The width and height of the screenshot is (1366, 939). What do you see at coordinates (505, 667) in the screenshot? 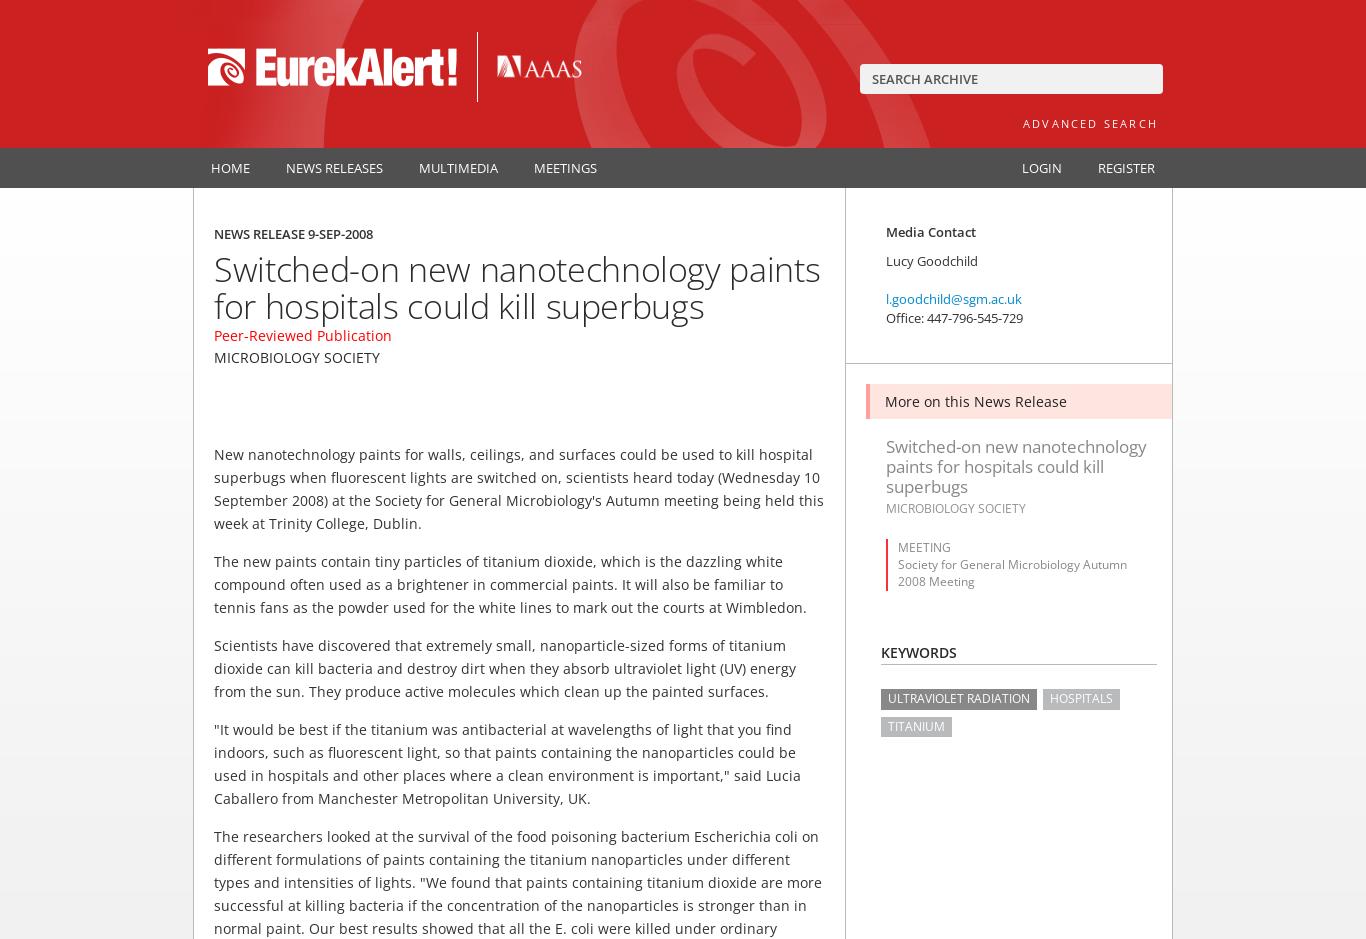
I see `'Scientists have discovered that extremely small, nanoparticle-sized forms of titanium dioxide can kill bacteria and destroy dirt when they absorb ultraviolet light (UV) energy from the sun. They produce active molecules which clean up the painted surfaces.'` at bounding box center [505, 667].